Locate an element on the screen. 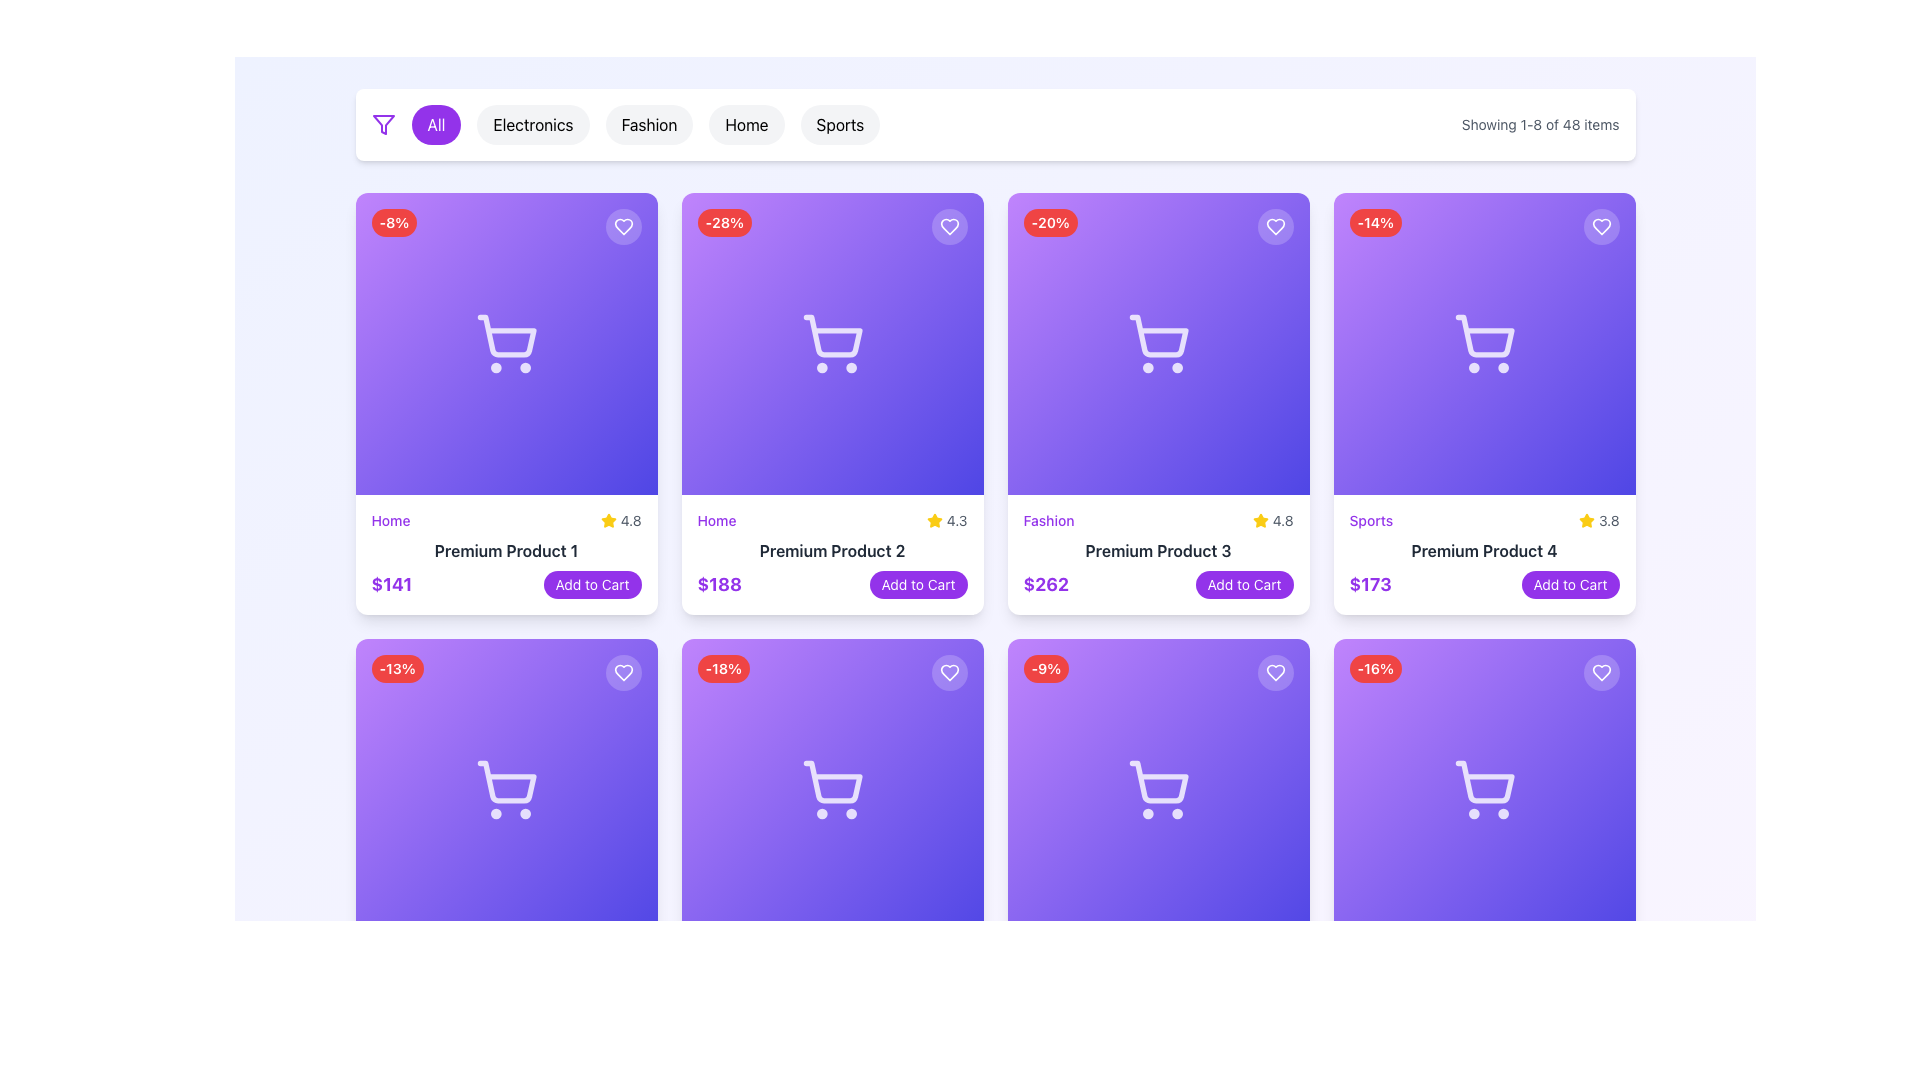  the text label displaying 'Showing 1-8 of 48 items' located in the top-right corner of the layout is located at coordinates (1539, 124).